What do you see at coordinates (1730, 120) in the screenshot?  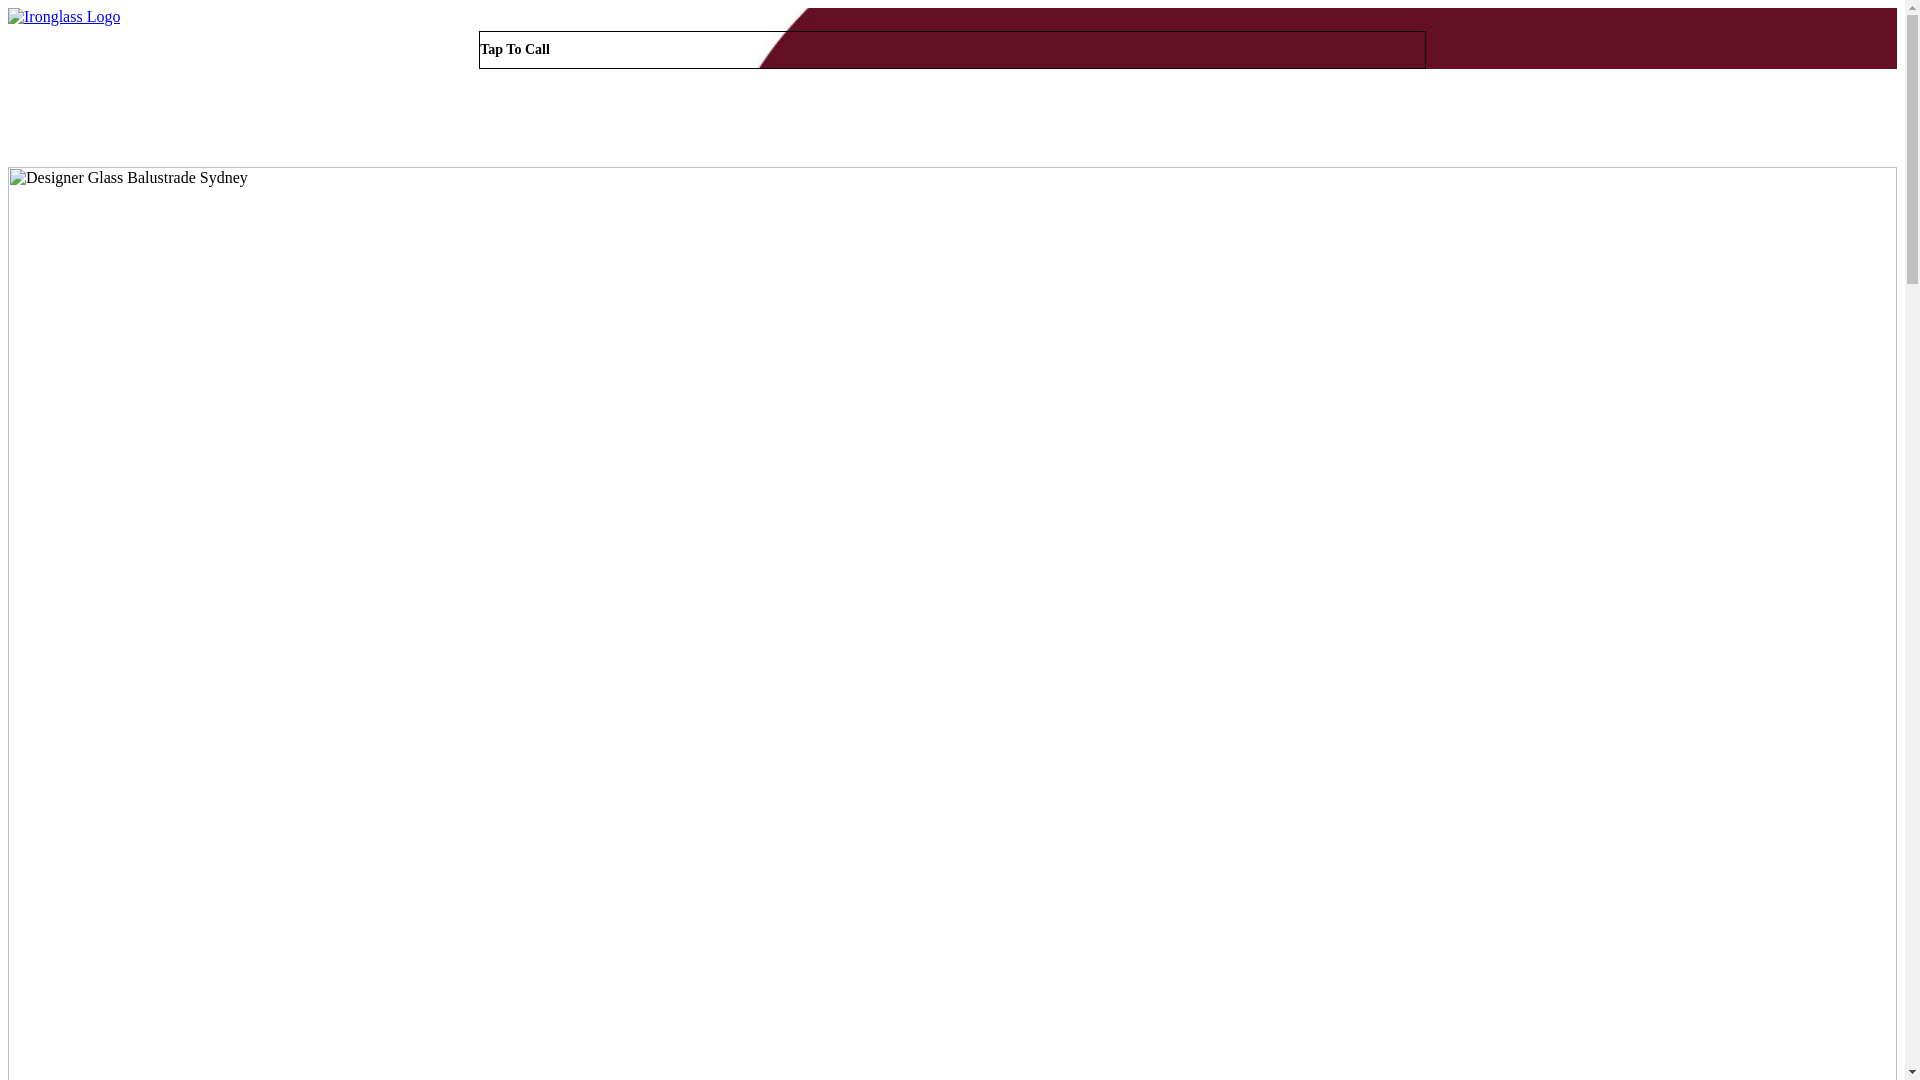 I see `'Blog'` at bounding box center [1730, 120].